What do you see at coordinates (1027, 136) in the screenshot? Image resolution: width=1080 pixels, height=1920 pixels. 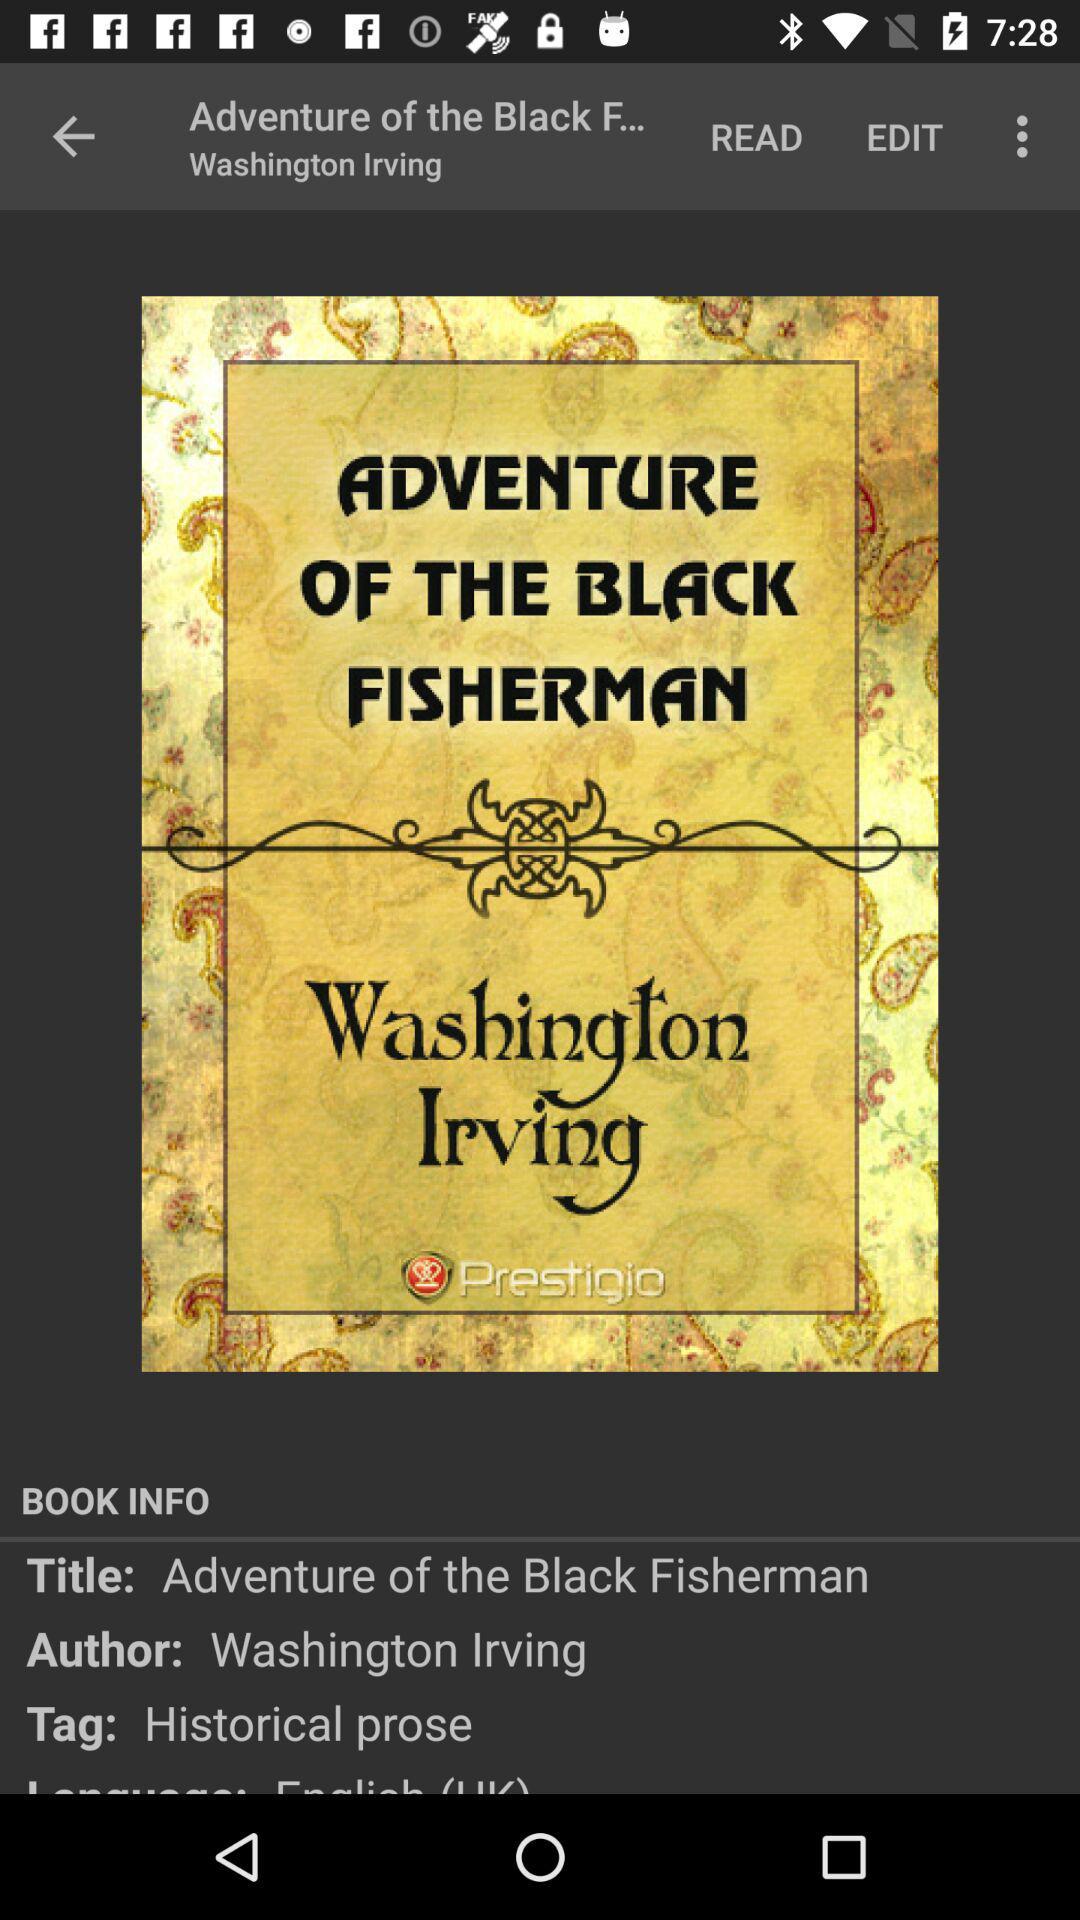 I see `the more option icon to the right of edit text` at bounding box center [1027, 136].